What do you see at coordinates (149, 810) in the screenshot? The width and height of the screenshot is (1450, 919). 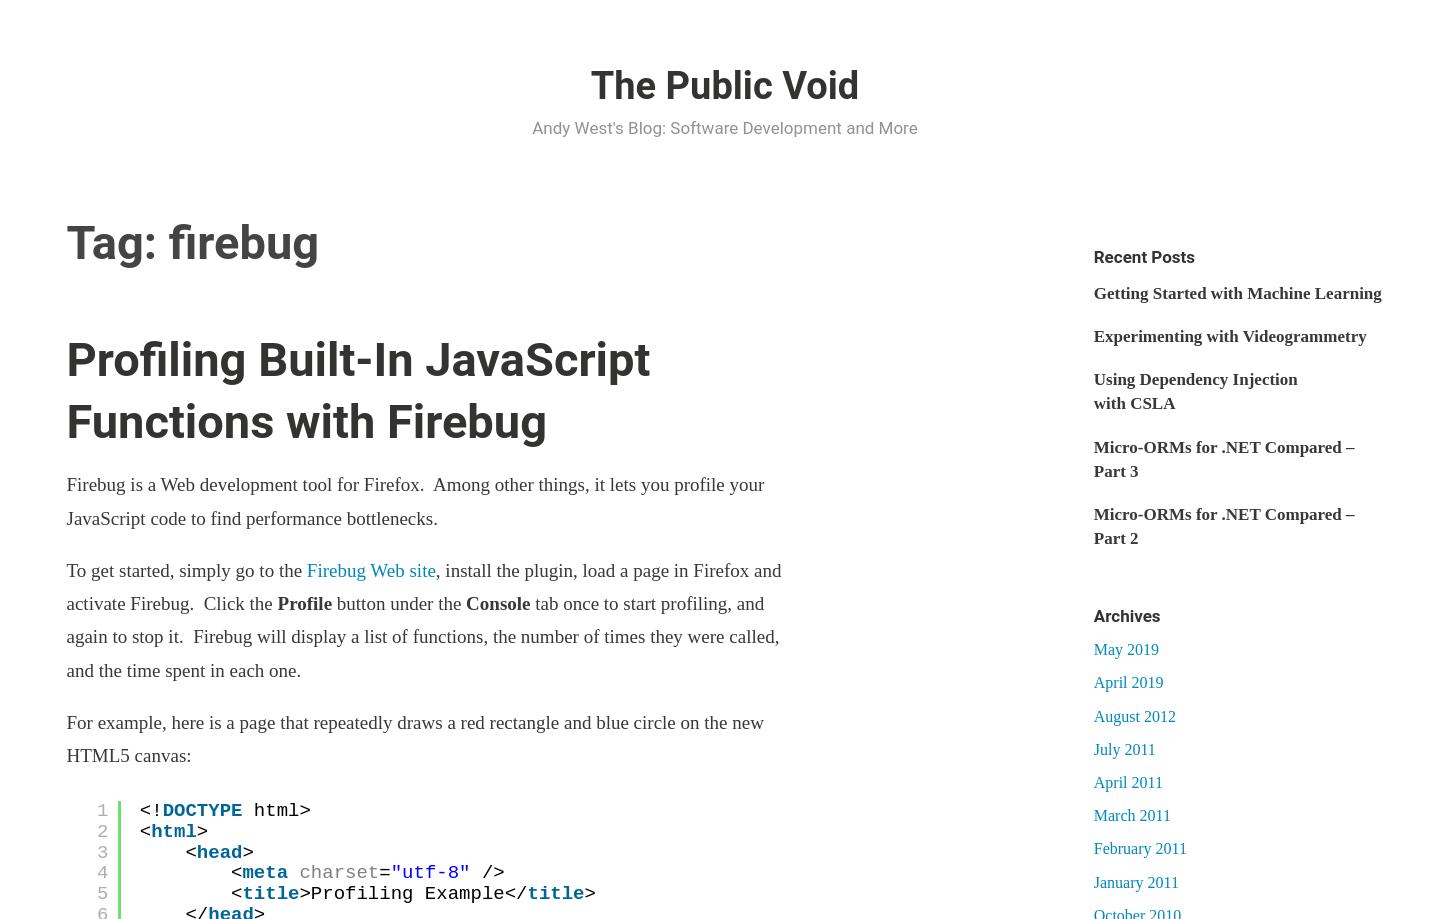 I see `'<!'` at bounding box center [149, 810].